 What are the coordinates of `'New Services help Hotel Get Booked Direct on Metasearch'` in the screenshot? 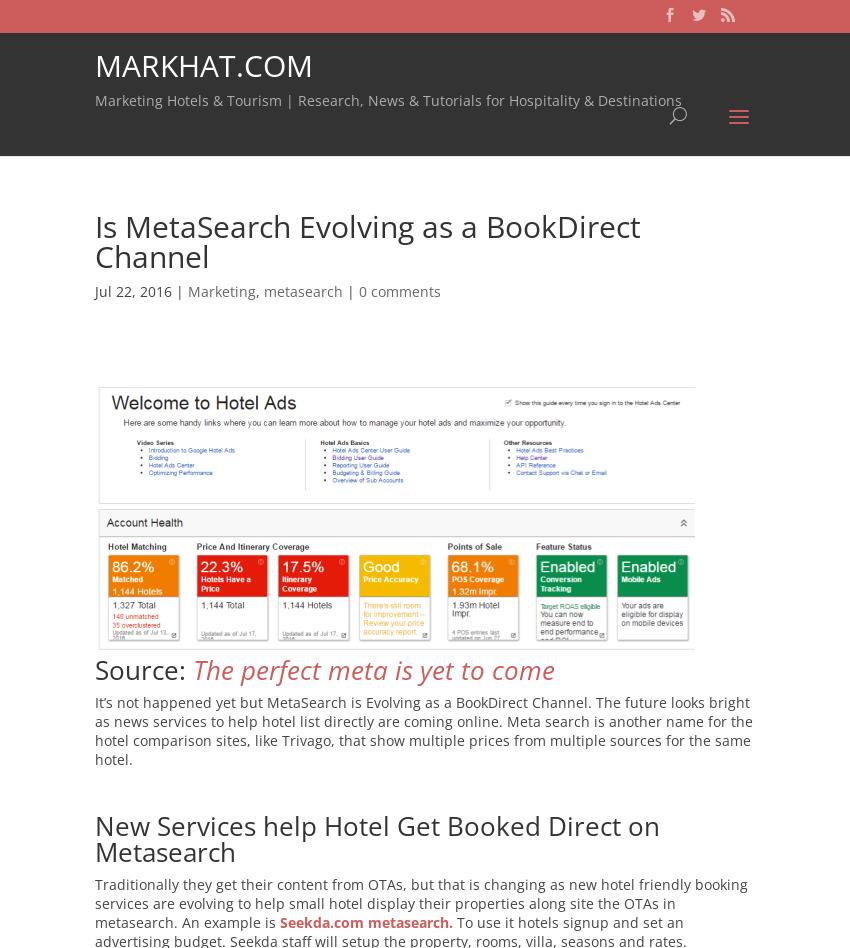 It's located at (376, 837).